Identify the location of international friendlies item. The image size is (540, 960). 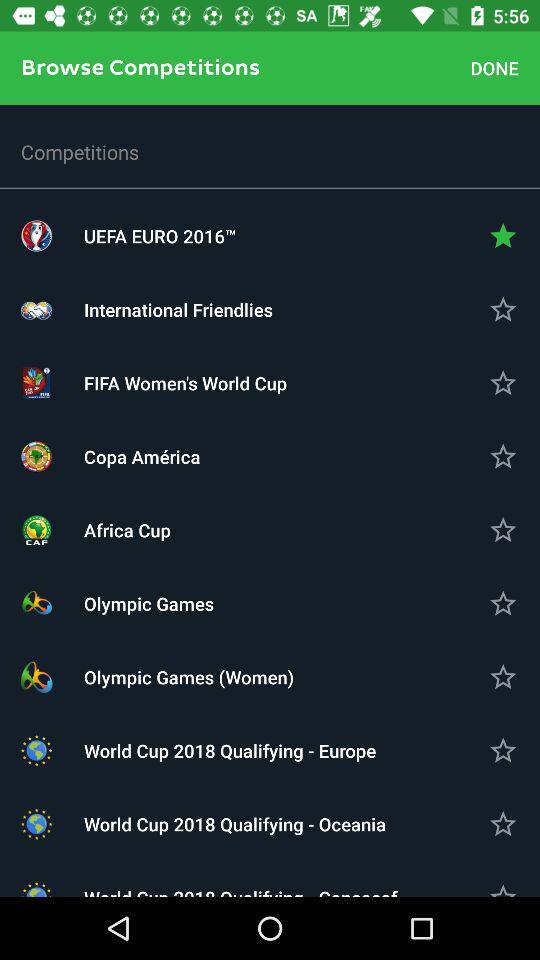
(270, 309).